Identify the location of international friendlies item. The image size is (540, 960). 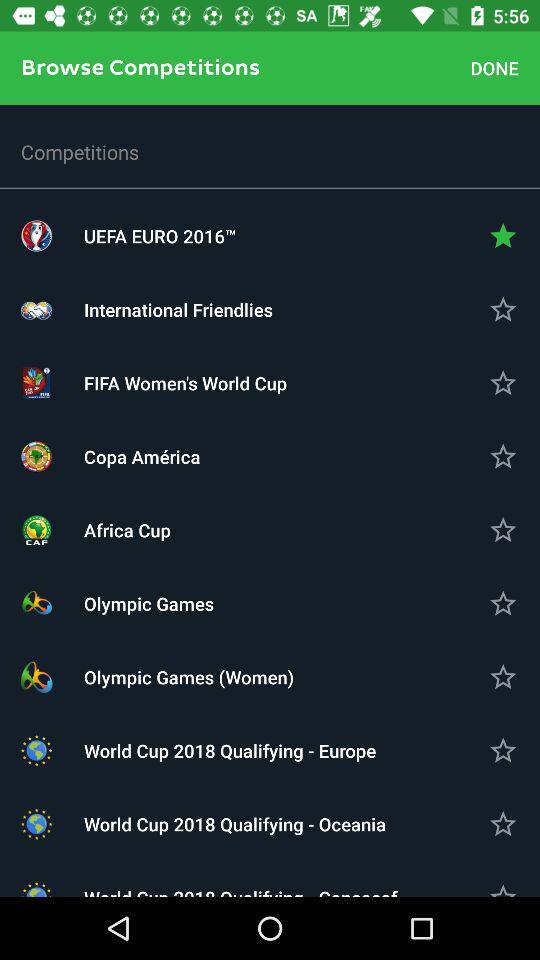
(270, 309).